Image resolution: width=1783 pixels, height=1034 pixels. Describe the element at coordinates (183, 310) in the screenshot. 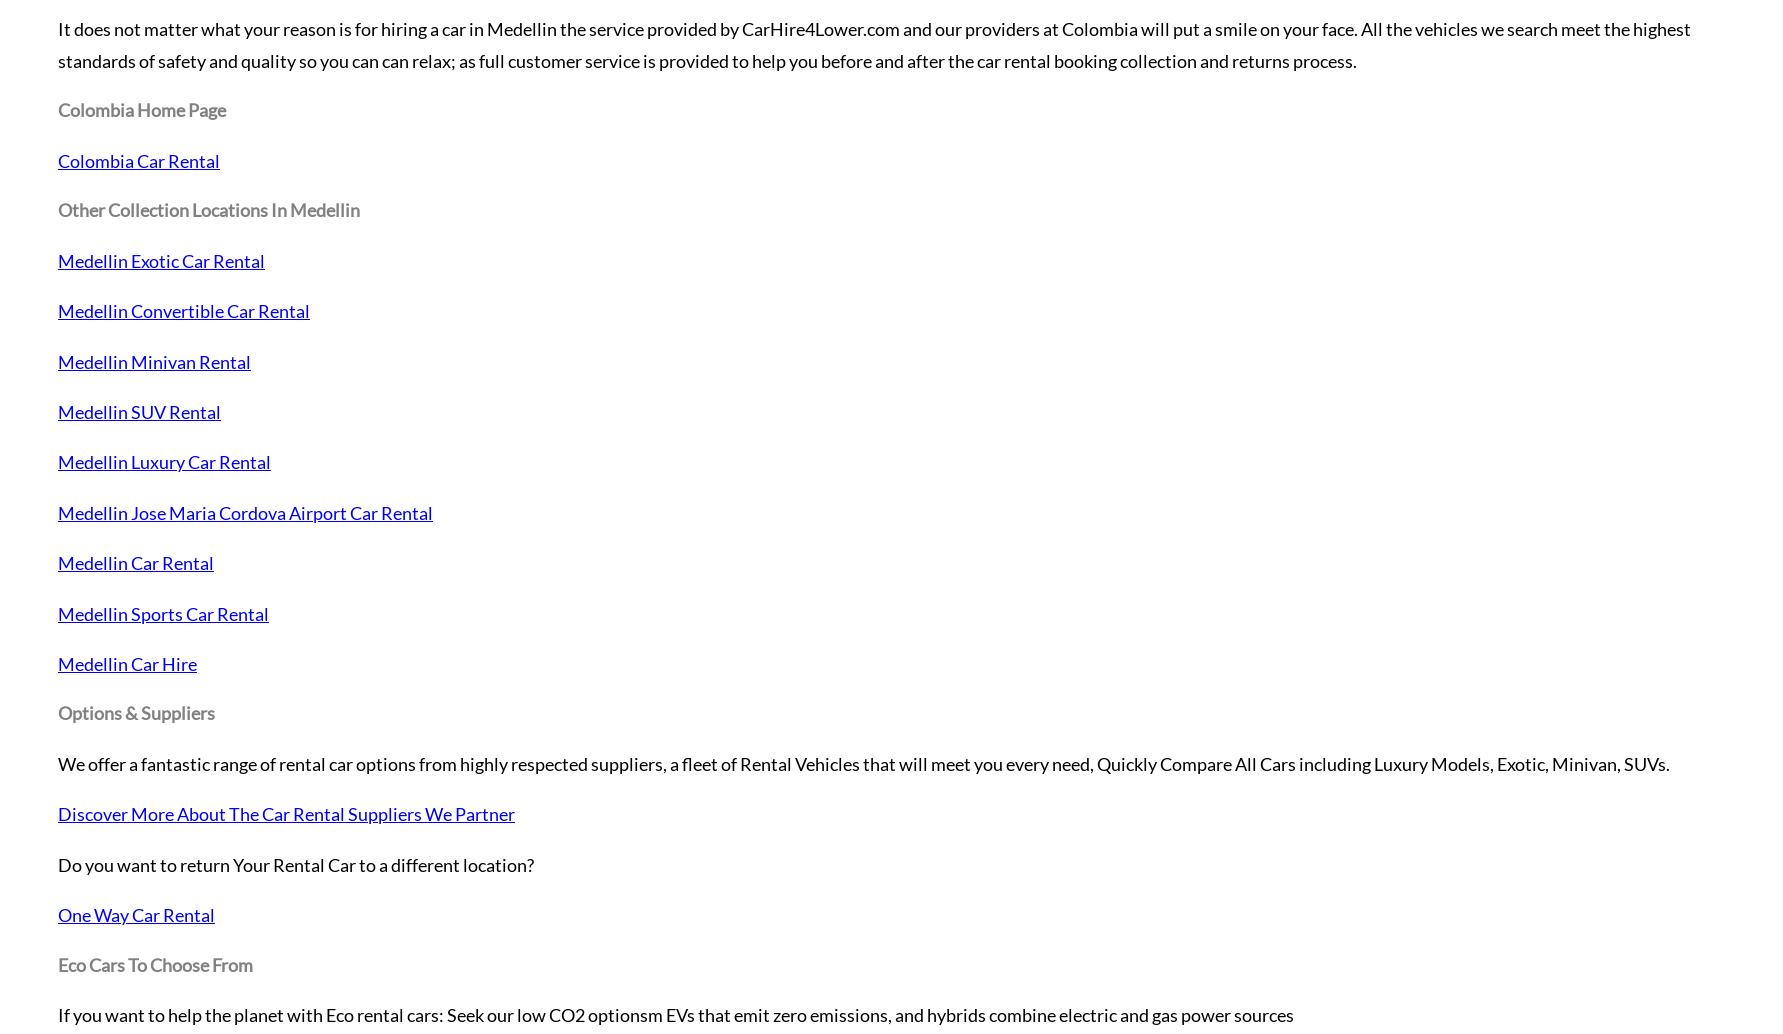

I see `'Medellin Convertible Car Rental'` at that location.